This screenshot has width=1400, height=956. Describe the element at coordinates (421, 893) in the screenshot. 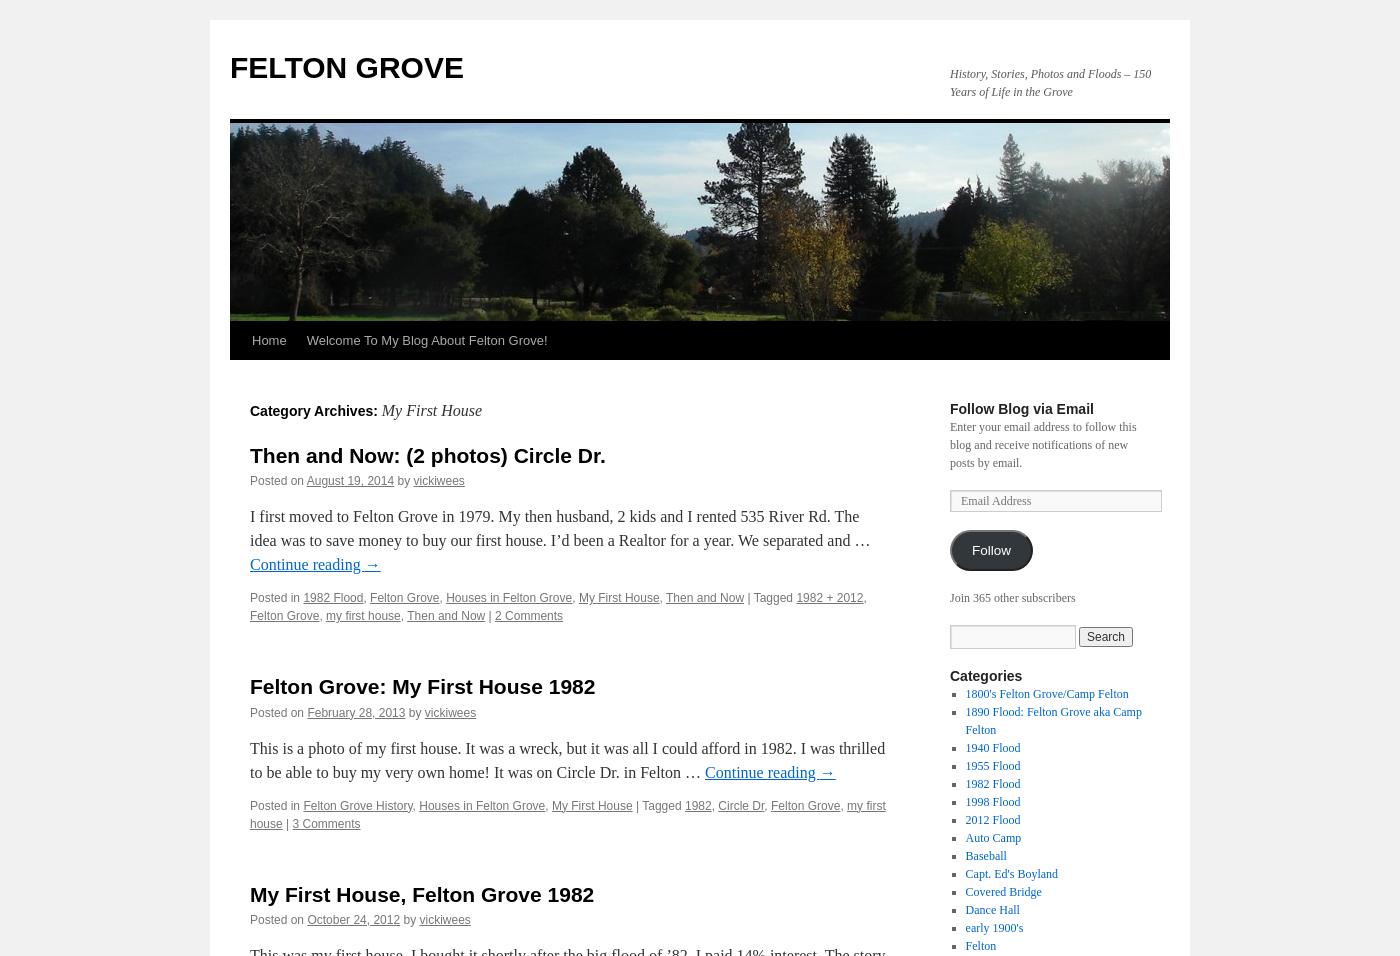

I see `'My First House, Felton Grove 1982'` at that location.